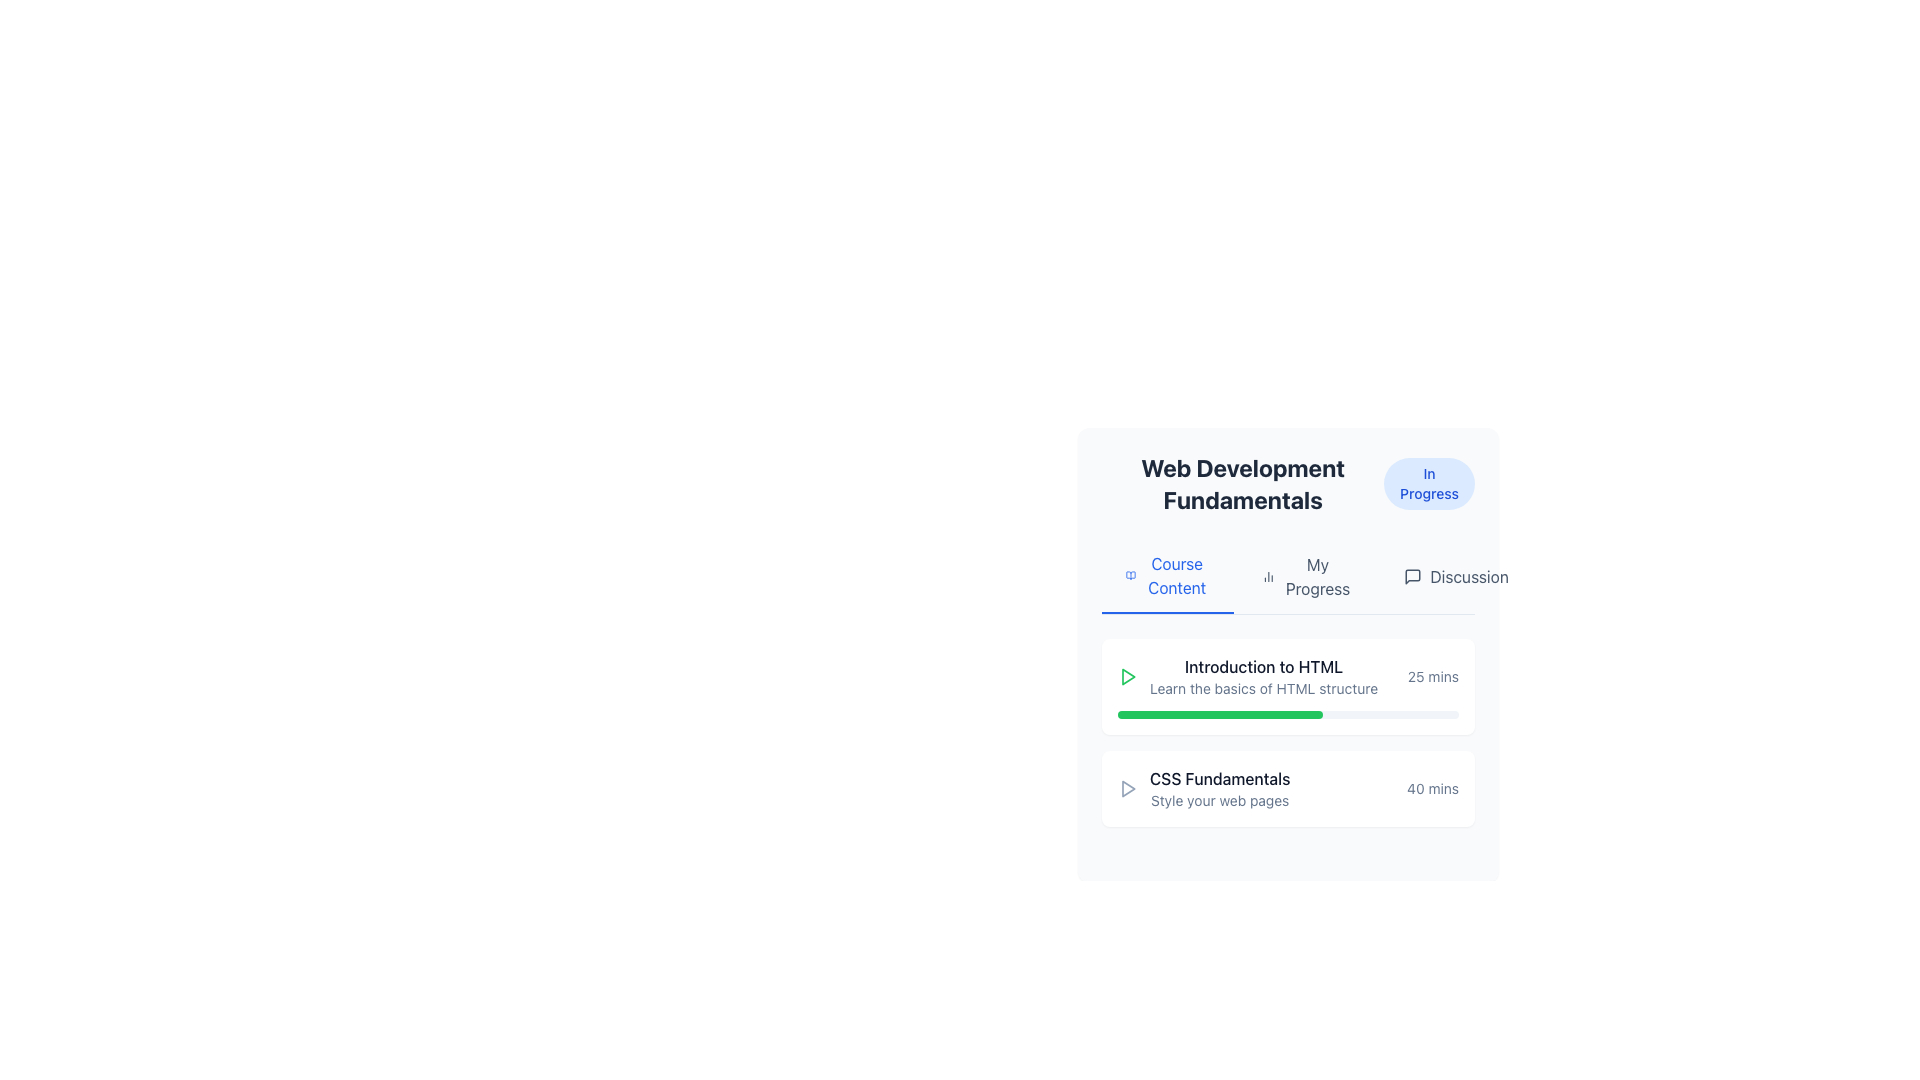  Describe the element at coordinates (1219, 778) in the screenshot. I see `the static text label in the 'Web Development Fundamentals' section that serves as a title for the content item, positioned above the subtitle 'Style your web pages'` at that location.